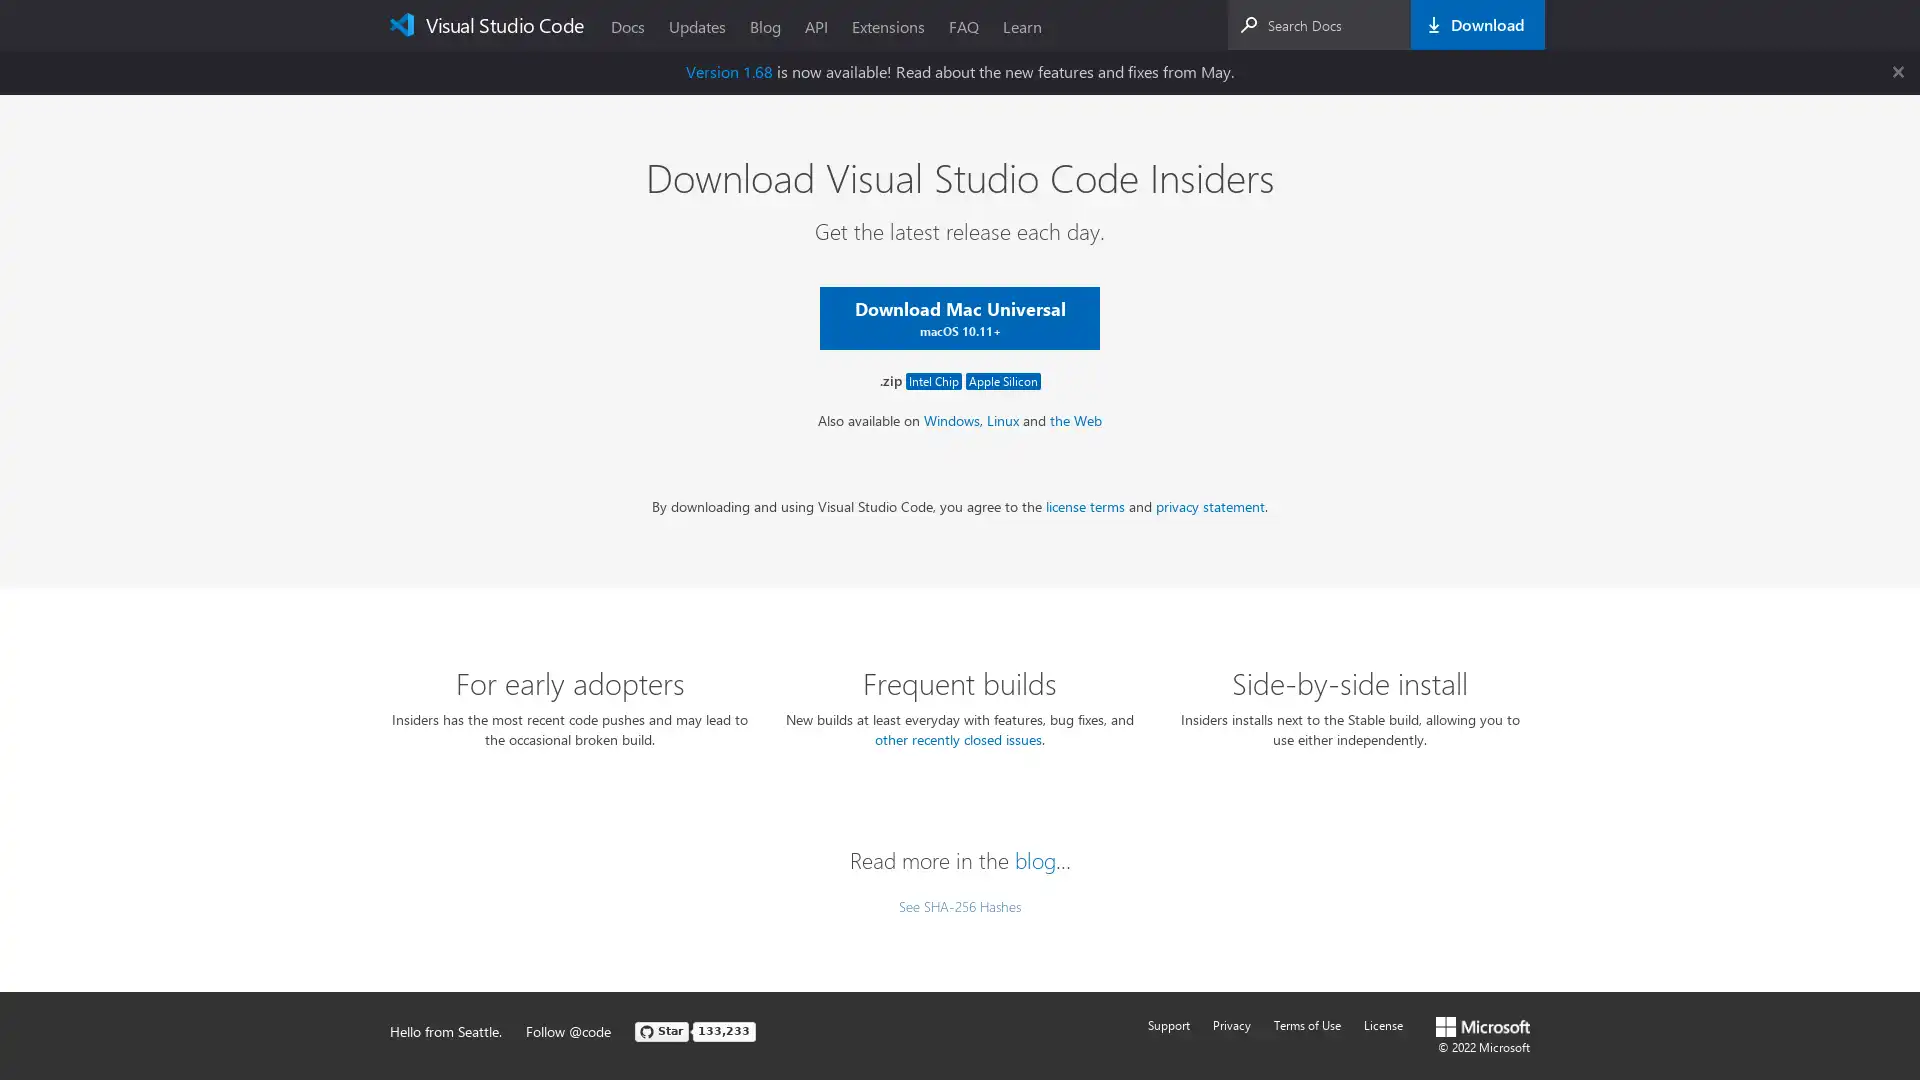  Describe the element at coordinates (960, 906) in the screenshot. I see `See SHA-256 Hashes` at that location.